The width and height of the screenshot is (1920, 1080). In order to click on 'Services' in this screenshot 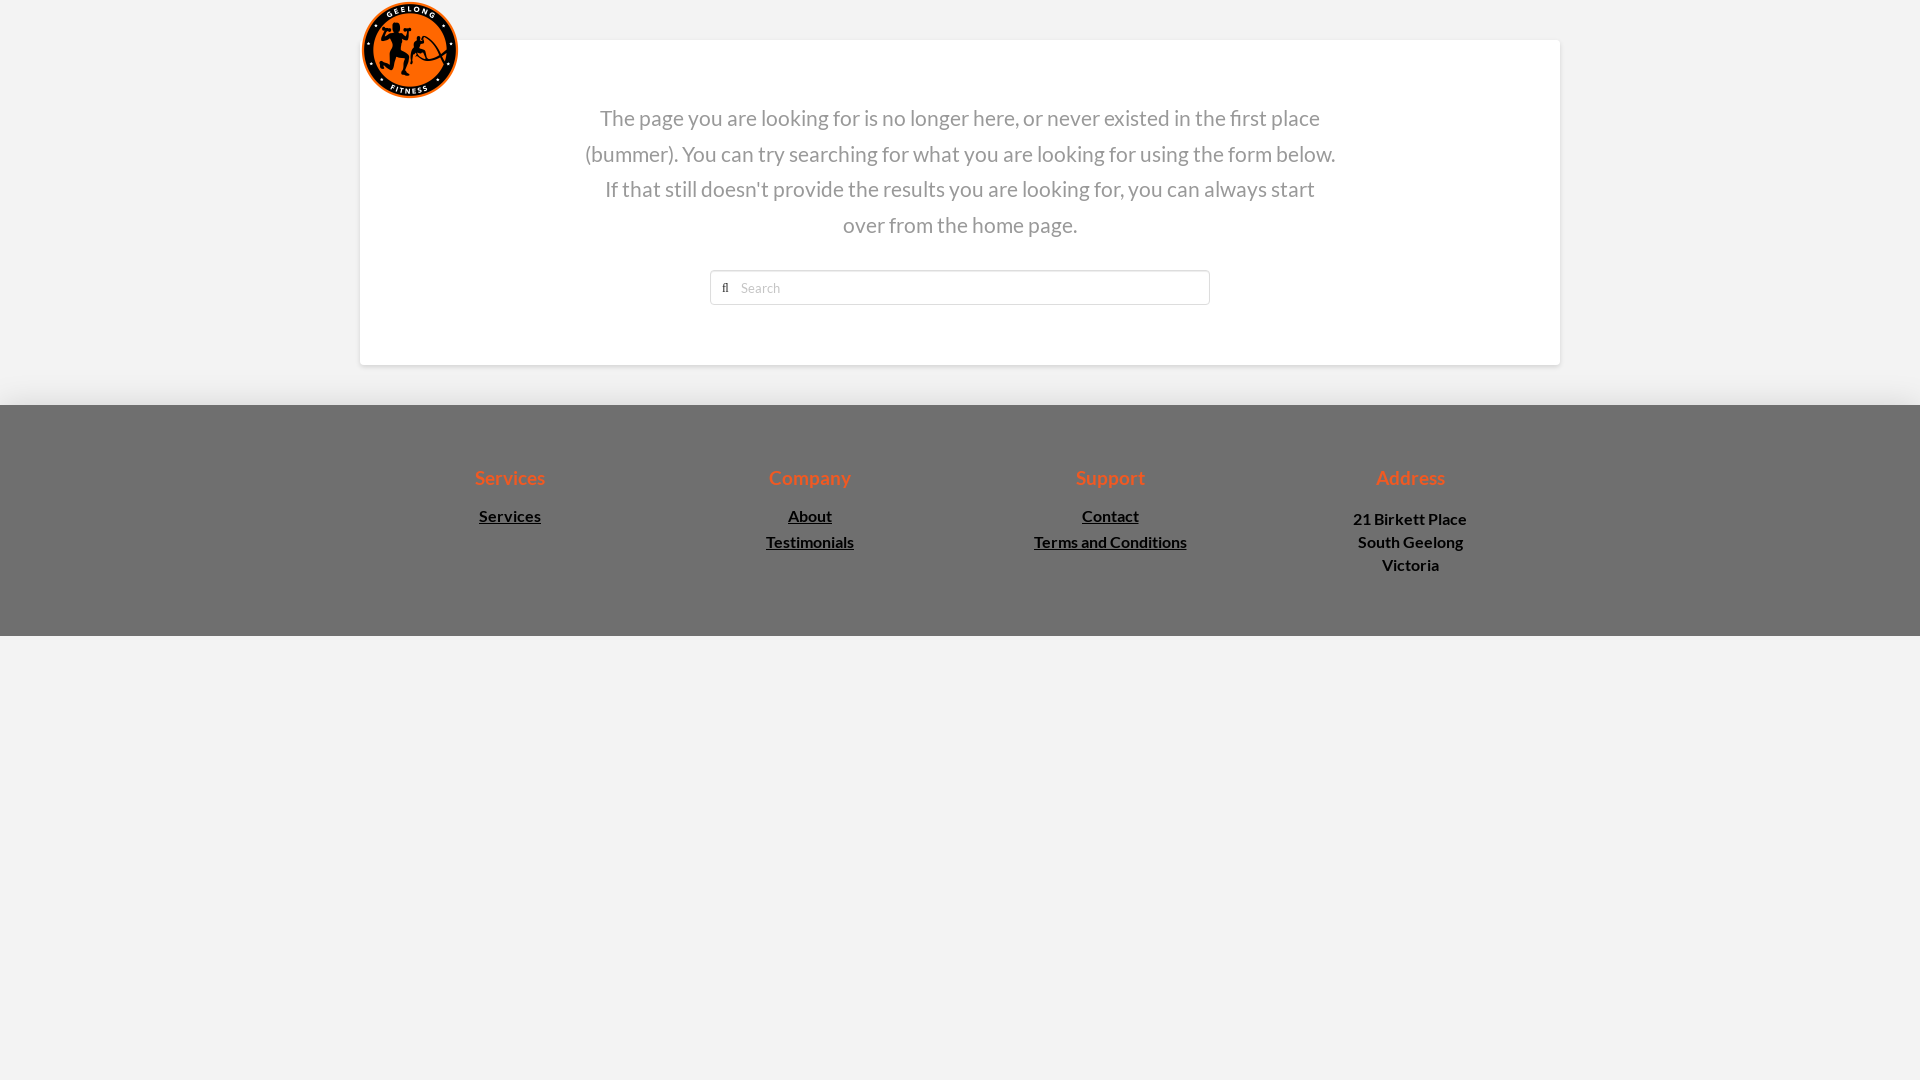, I will do `click(509, 519)`.